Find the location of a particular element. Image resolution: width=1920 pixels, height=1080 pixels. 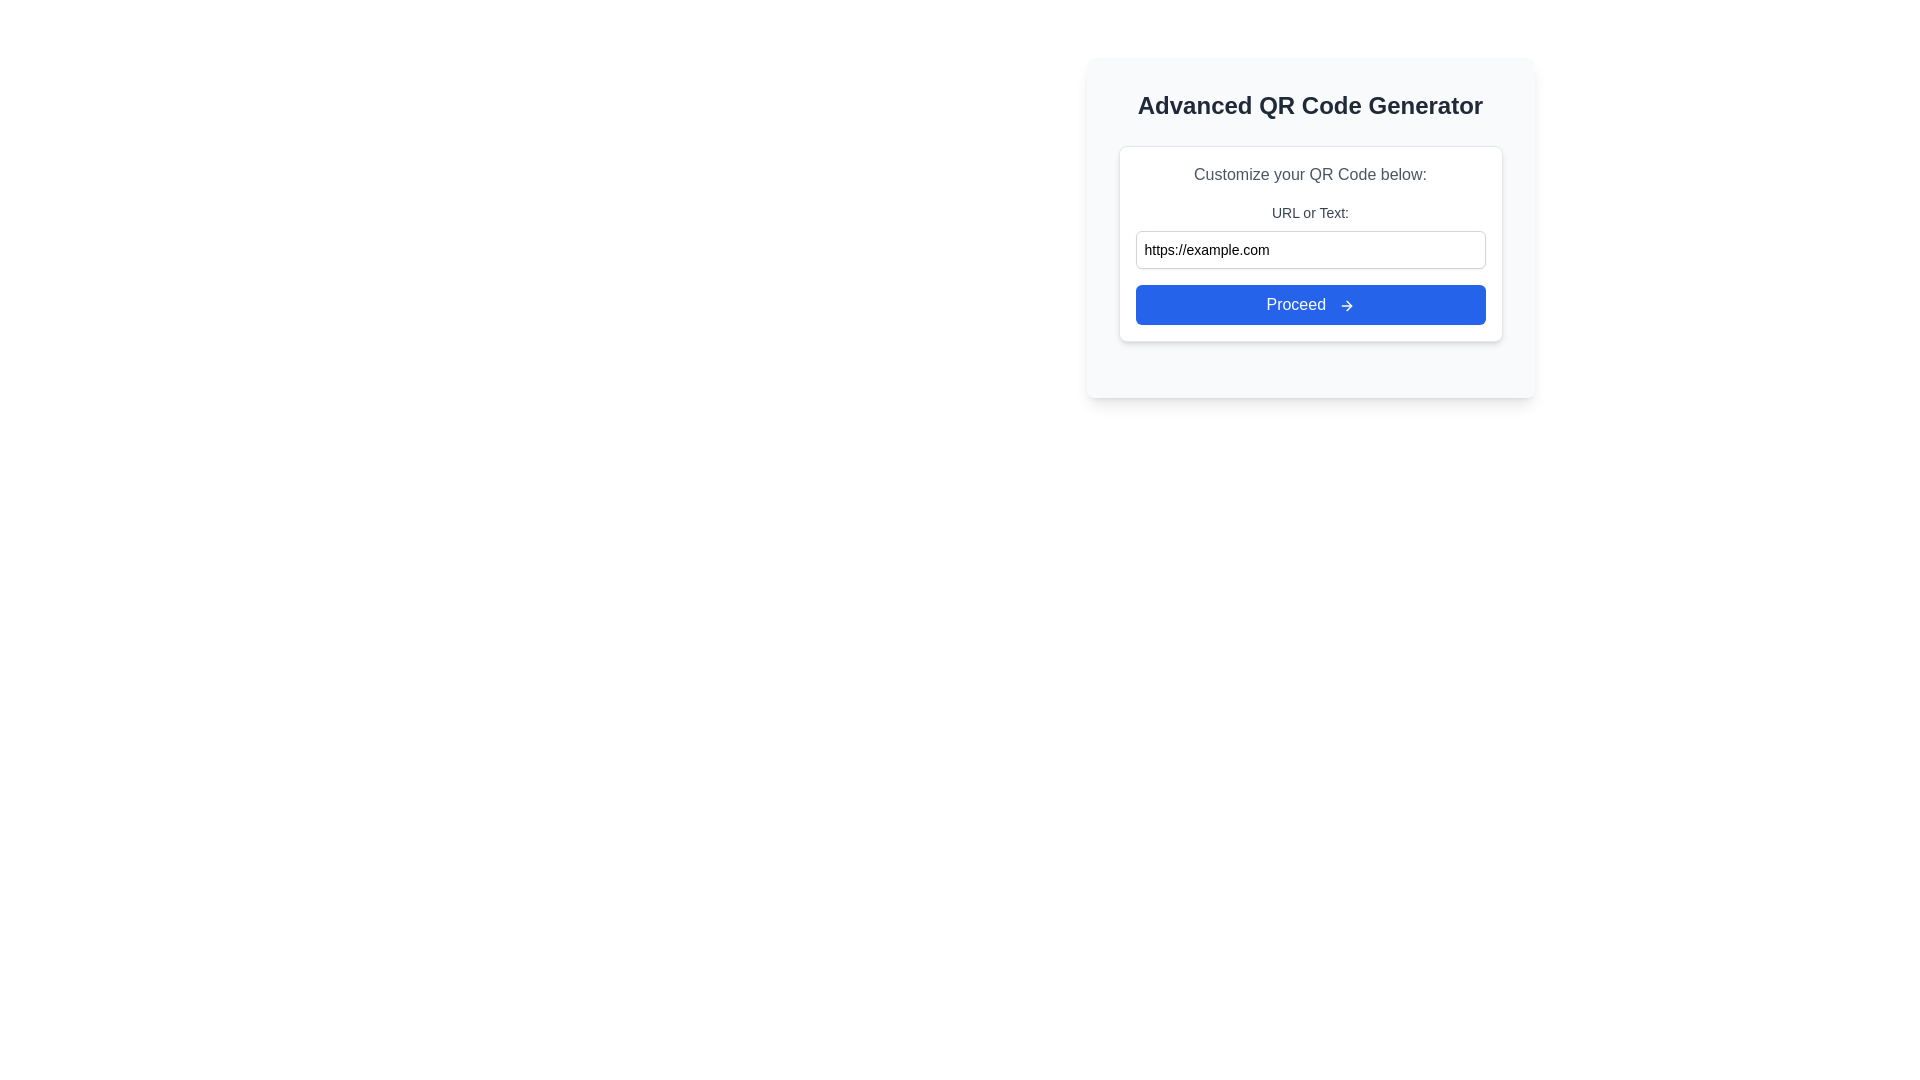

the input field for the Advanced QR Code Generator, allowing users to type in a URL or text is located at coordinates (1310, 242).